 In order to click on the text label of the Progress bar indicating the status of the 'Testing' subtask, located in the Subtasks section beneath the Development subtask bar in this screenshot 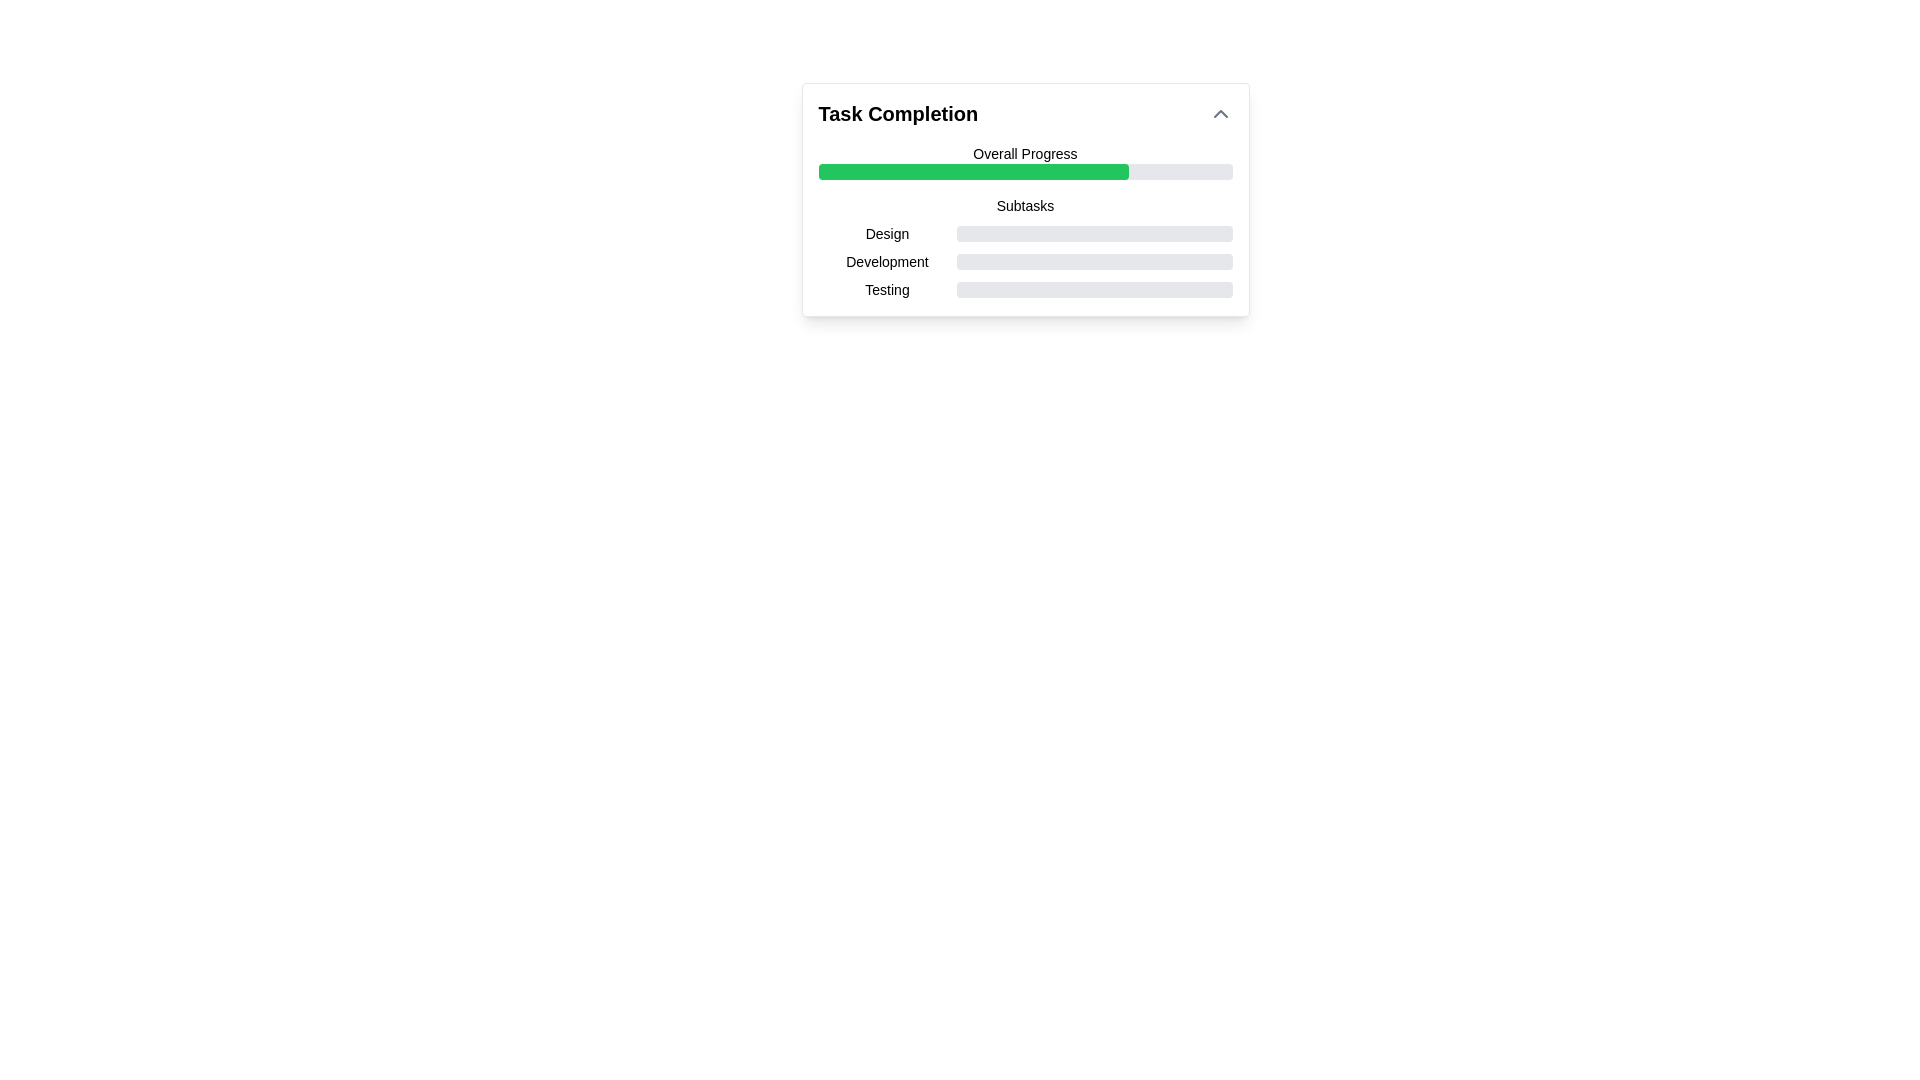, I will do `click(1025, 289)`.